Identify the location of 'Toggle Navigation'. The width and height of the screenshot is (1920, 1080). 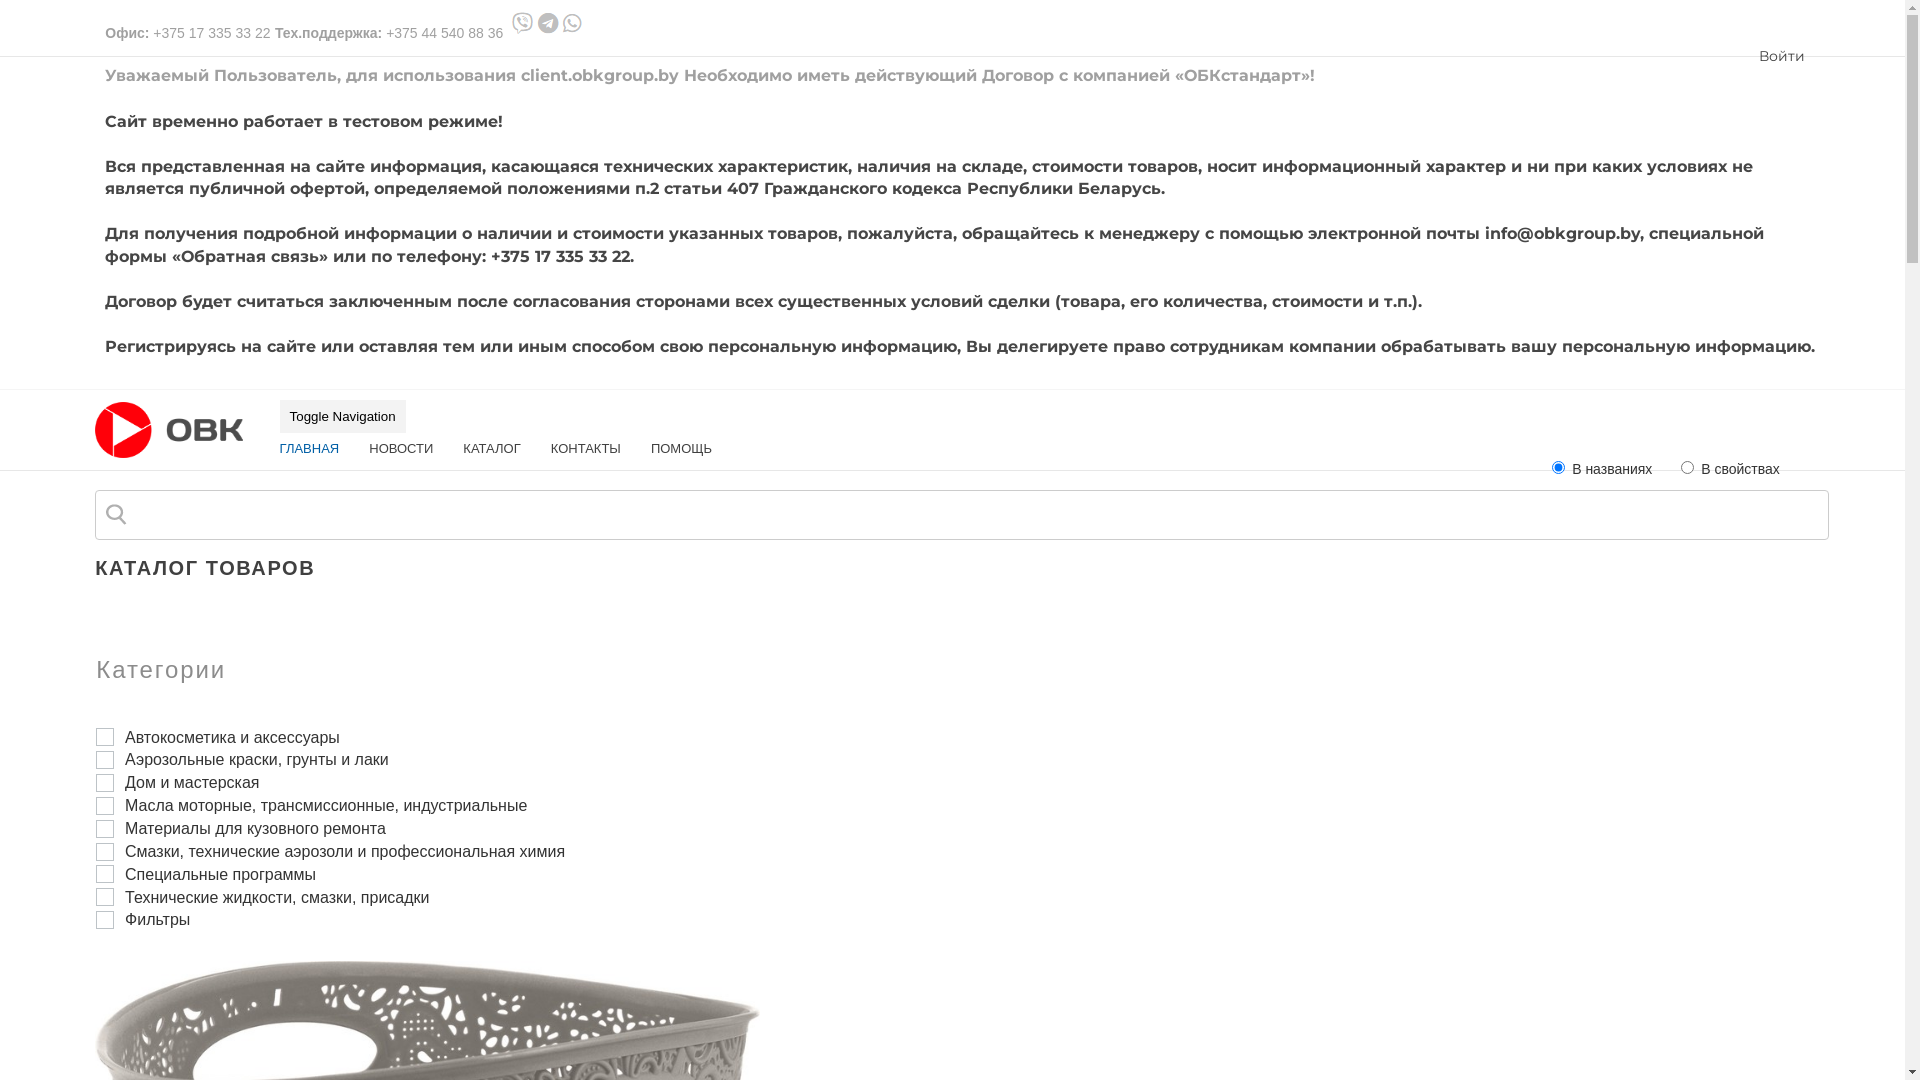
(342, 415).